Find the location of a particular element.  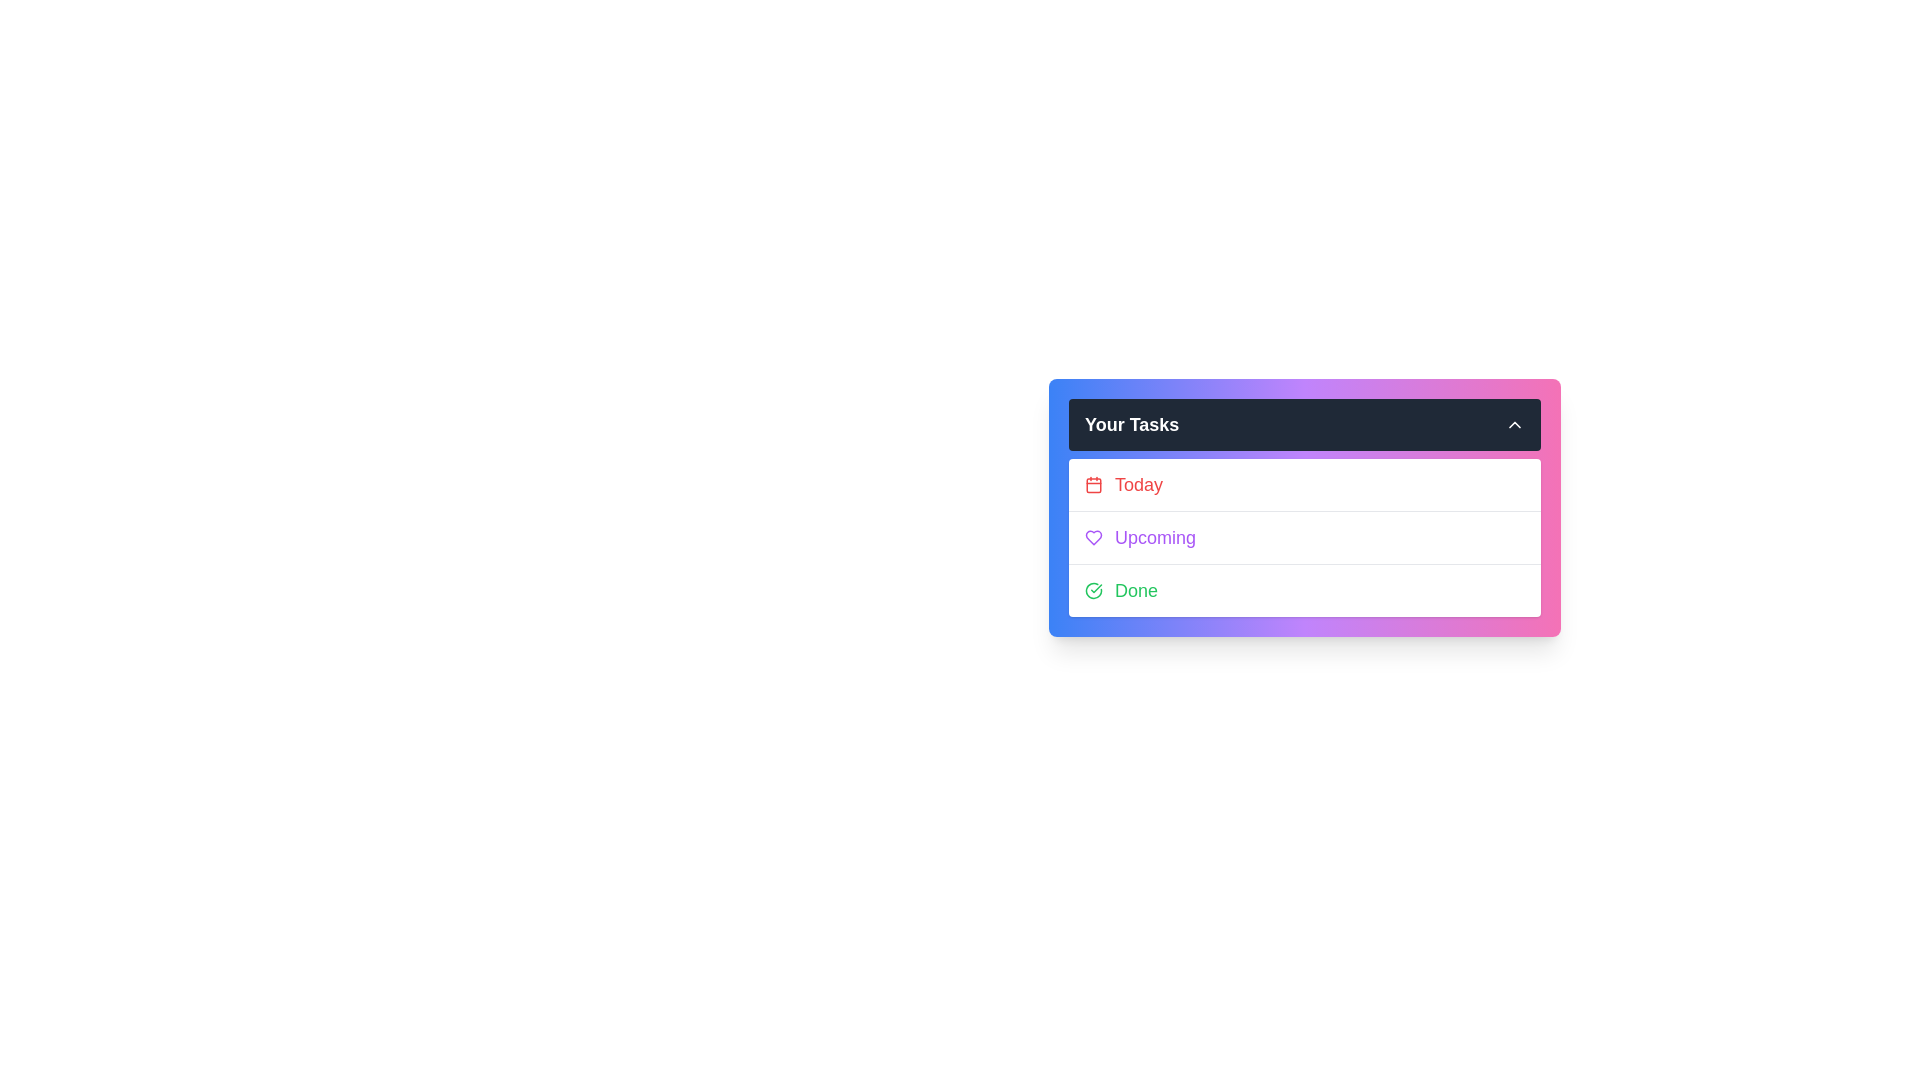

the menu item labeled Upcoming to observe the color change is located at coordinates (1305, 535).